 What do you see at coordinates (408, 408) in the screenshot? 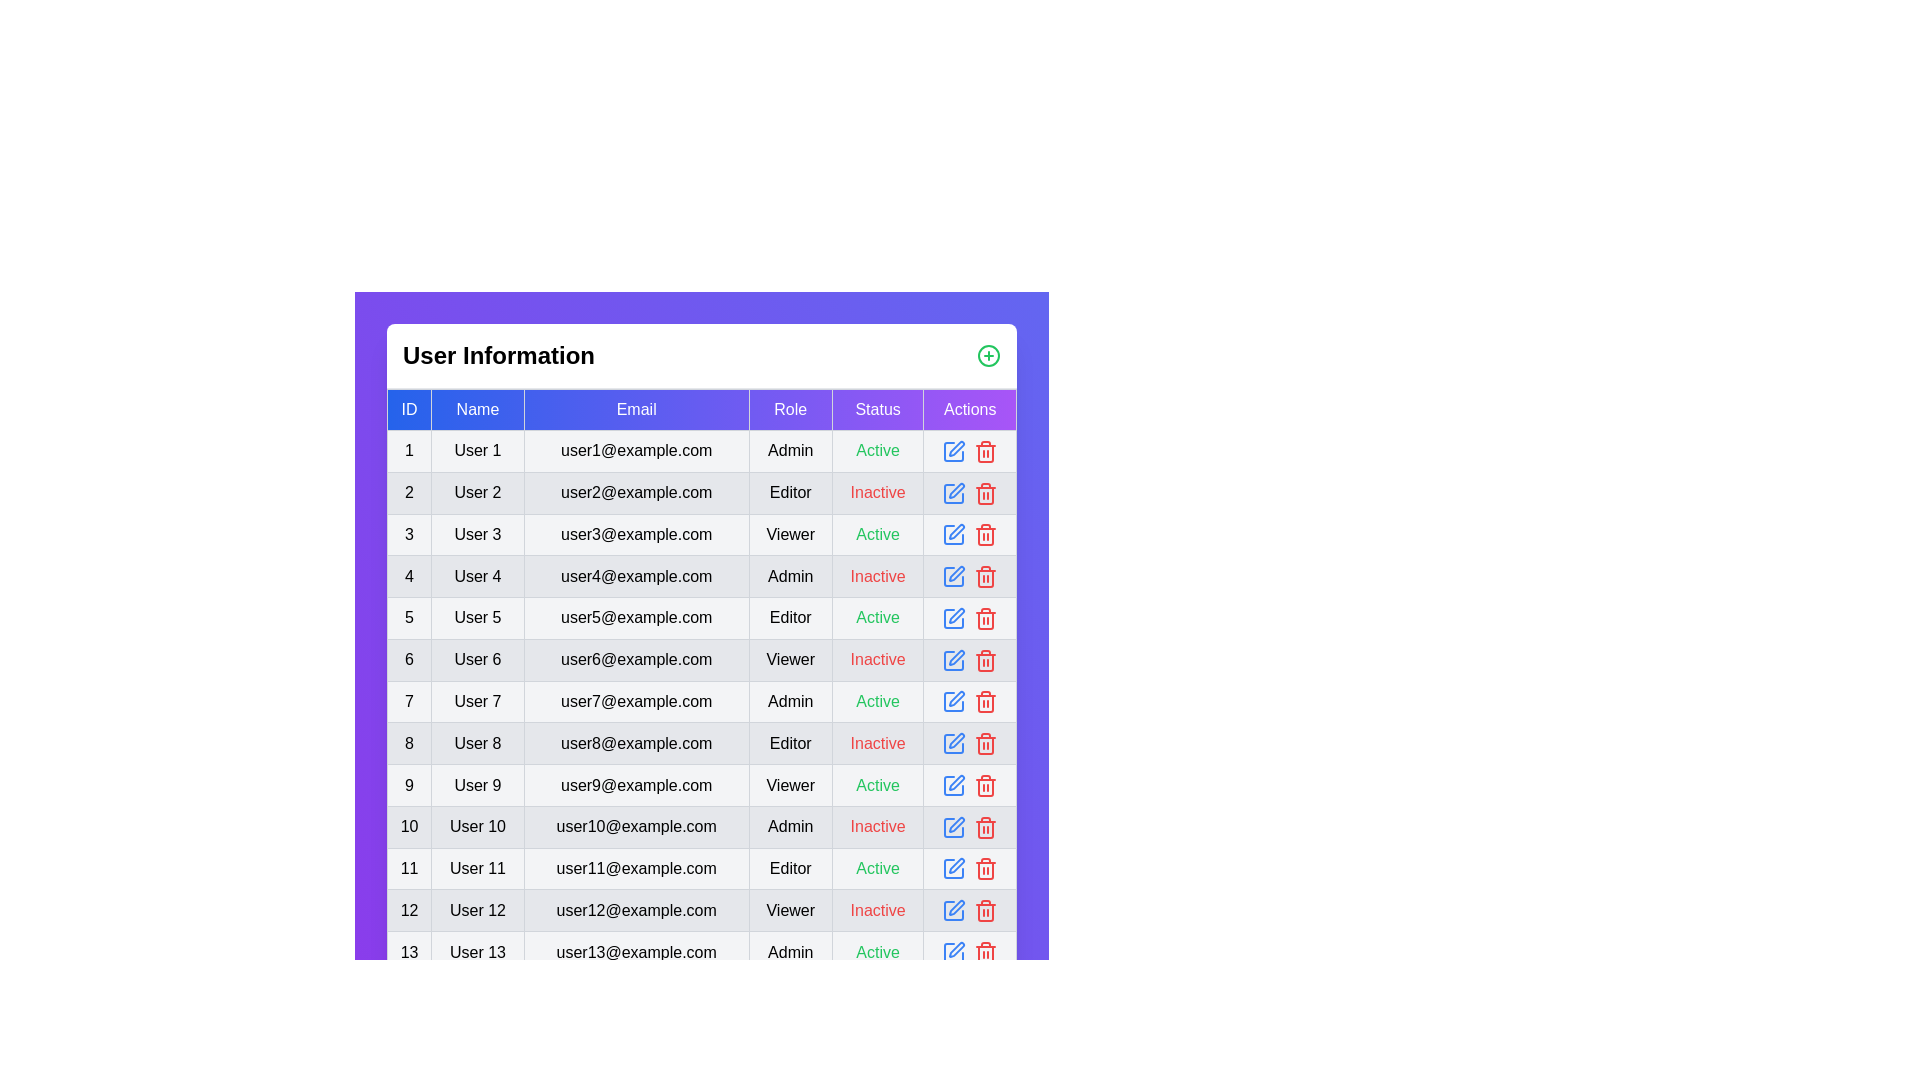
I see `the column header ID to sort or filter the table` at bounding box center [408, 408].